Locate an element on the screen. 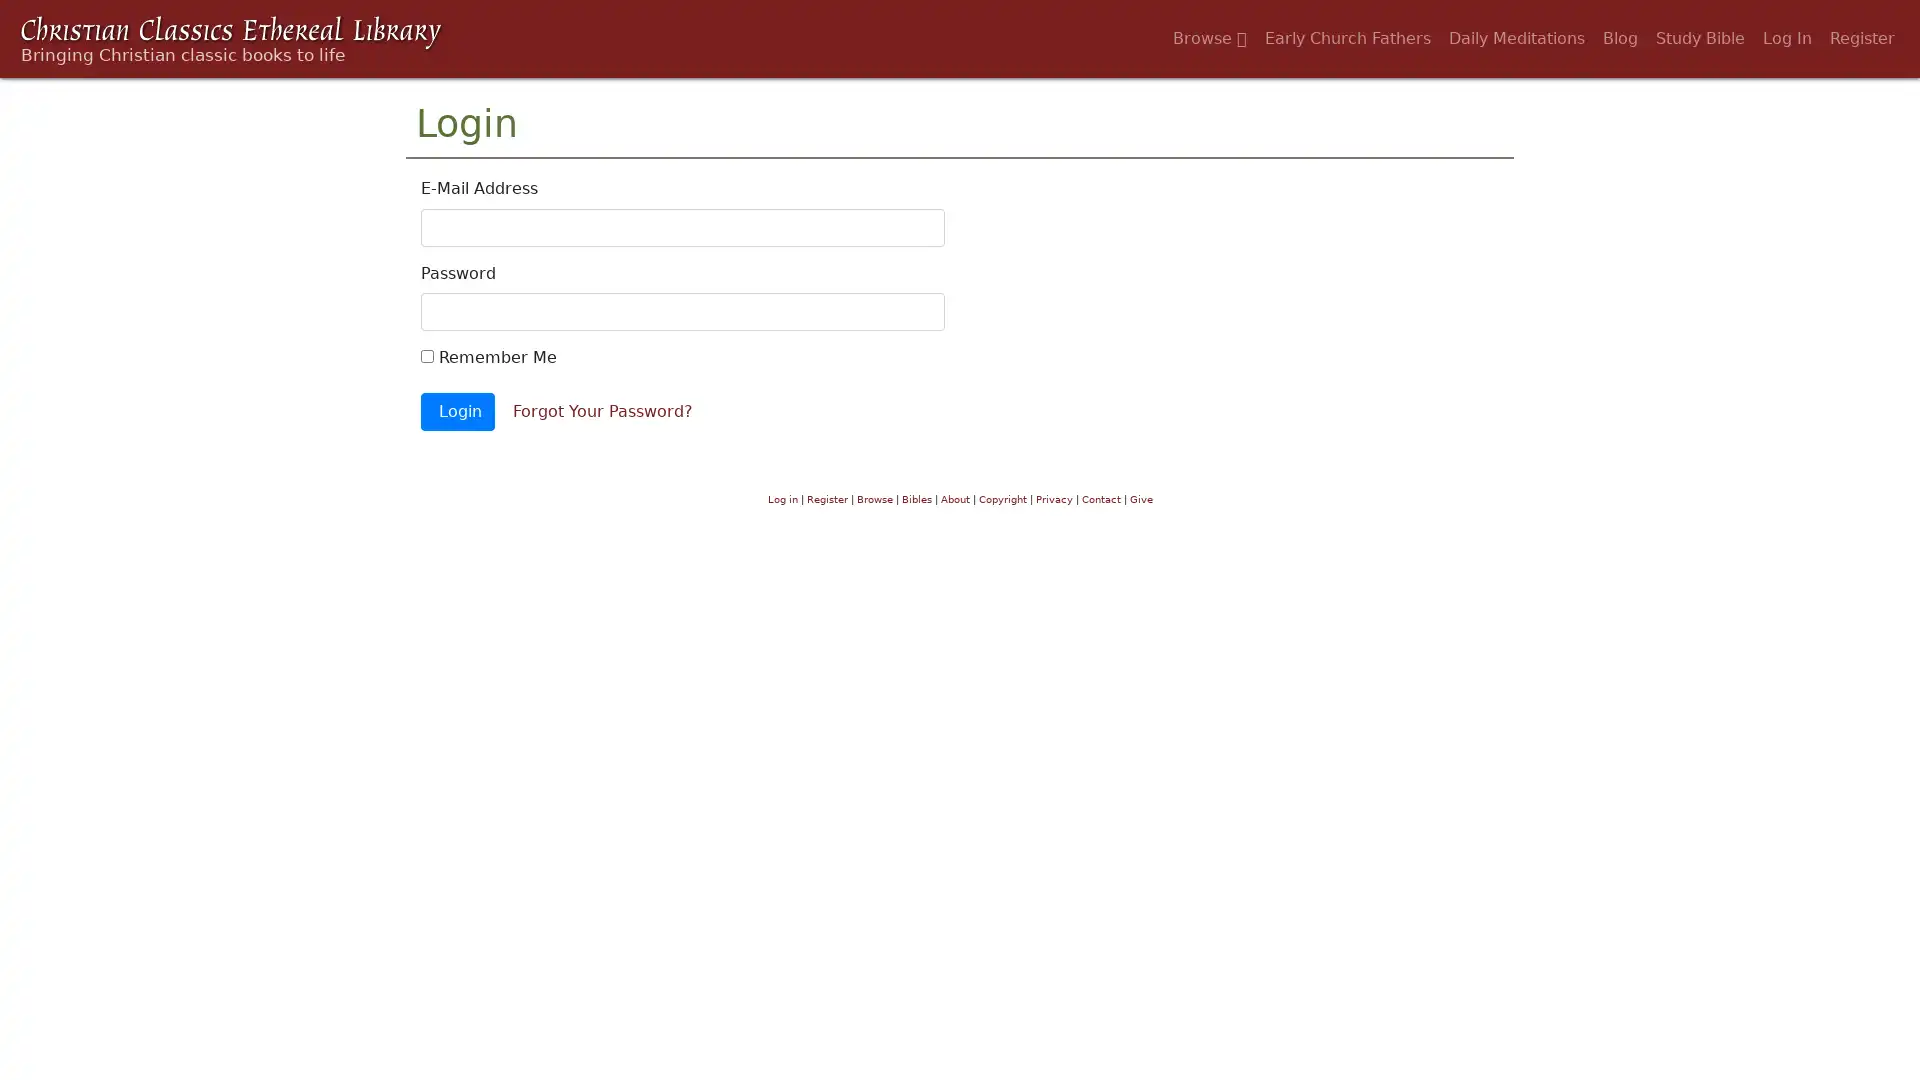 The height and width of the screenshot is (1080, 1920). Register is located at coordinates (1861, 38).